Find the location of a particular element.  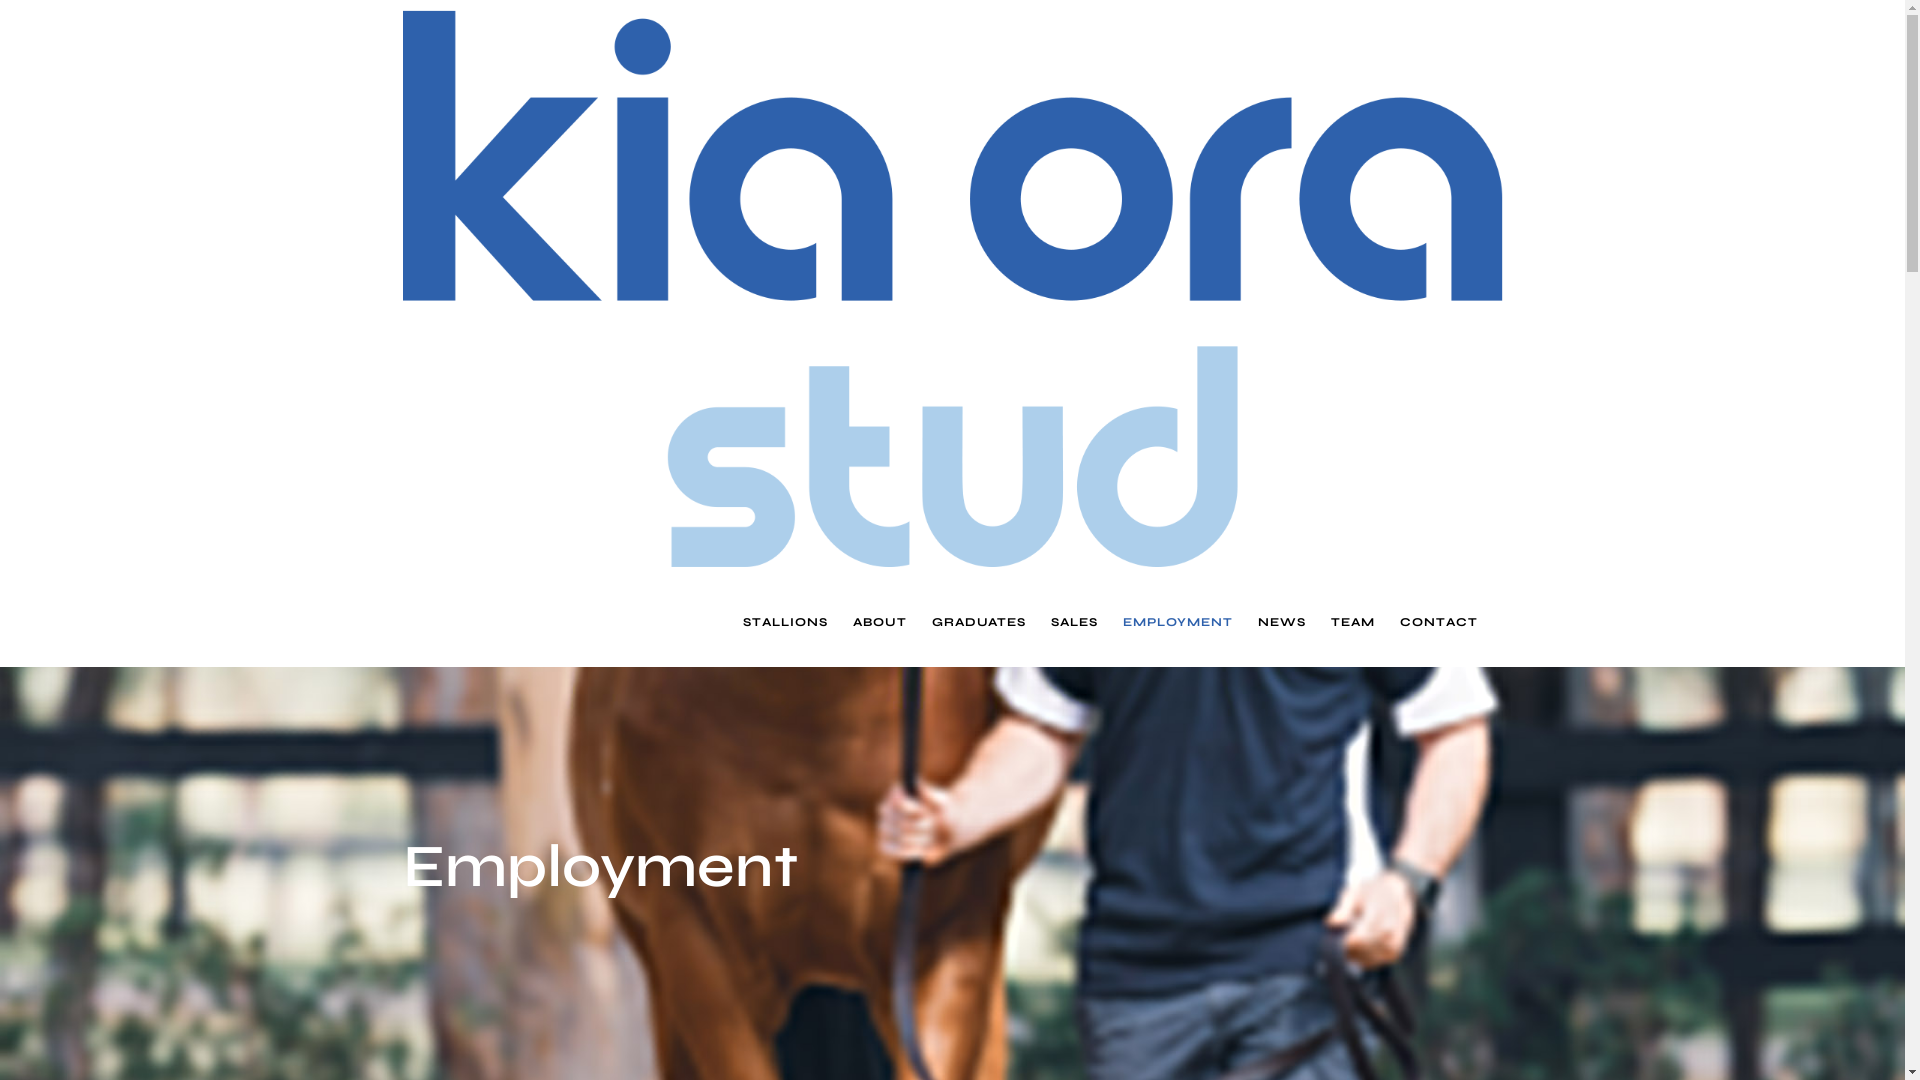

'STALLIONS' is located at coordinates (783, 620).